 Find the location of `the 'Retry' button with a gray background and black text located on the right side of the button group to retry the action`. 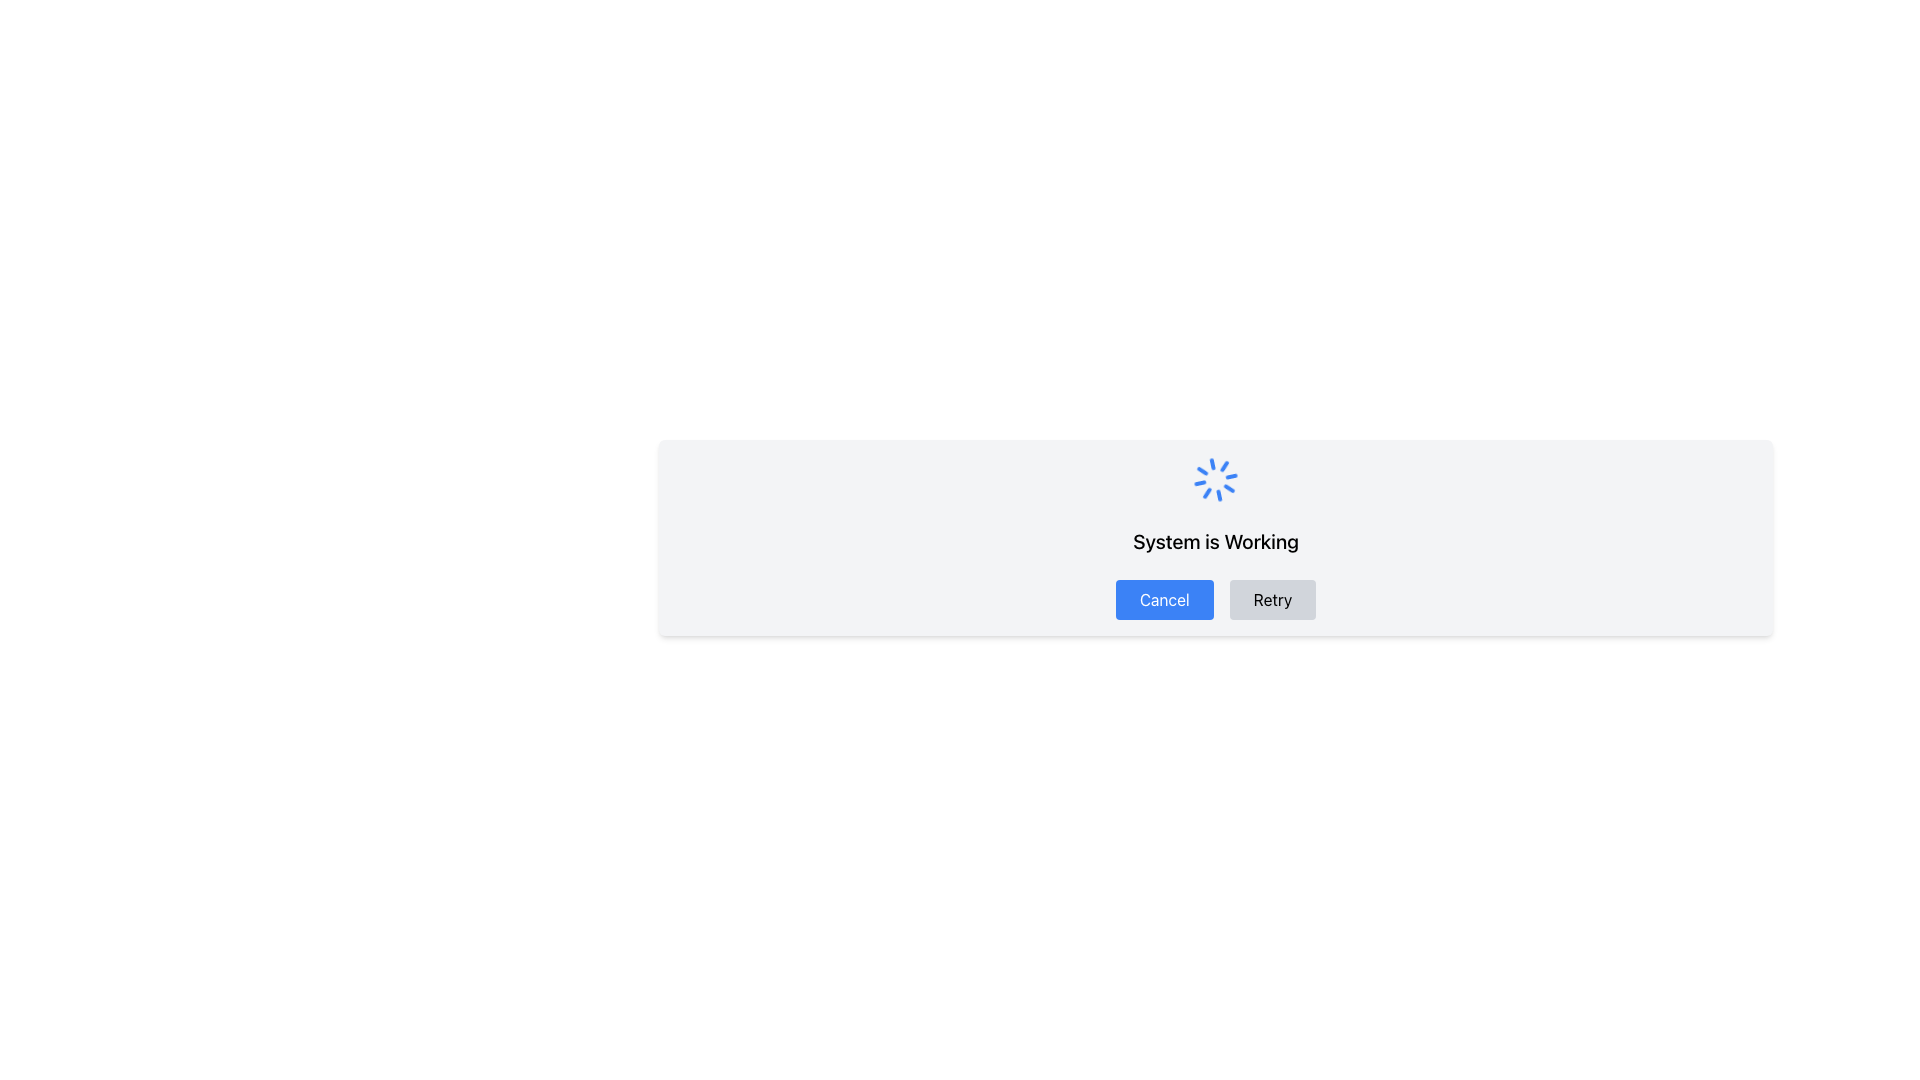

the 'Retry' button with a gray background and black text located on the right side of the button group to retry the action is located at coordinates (1271, 599).